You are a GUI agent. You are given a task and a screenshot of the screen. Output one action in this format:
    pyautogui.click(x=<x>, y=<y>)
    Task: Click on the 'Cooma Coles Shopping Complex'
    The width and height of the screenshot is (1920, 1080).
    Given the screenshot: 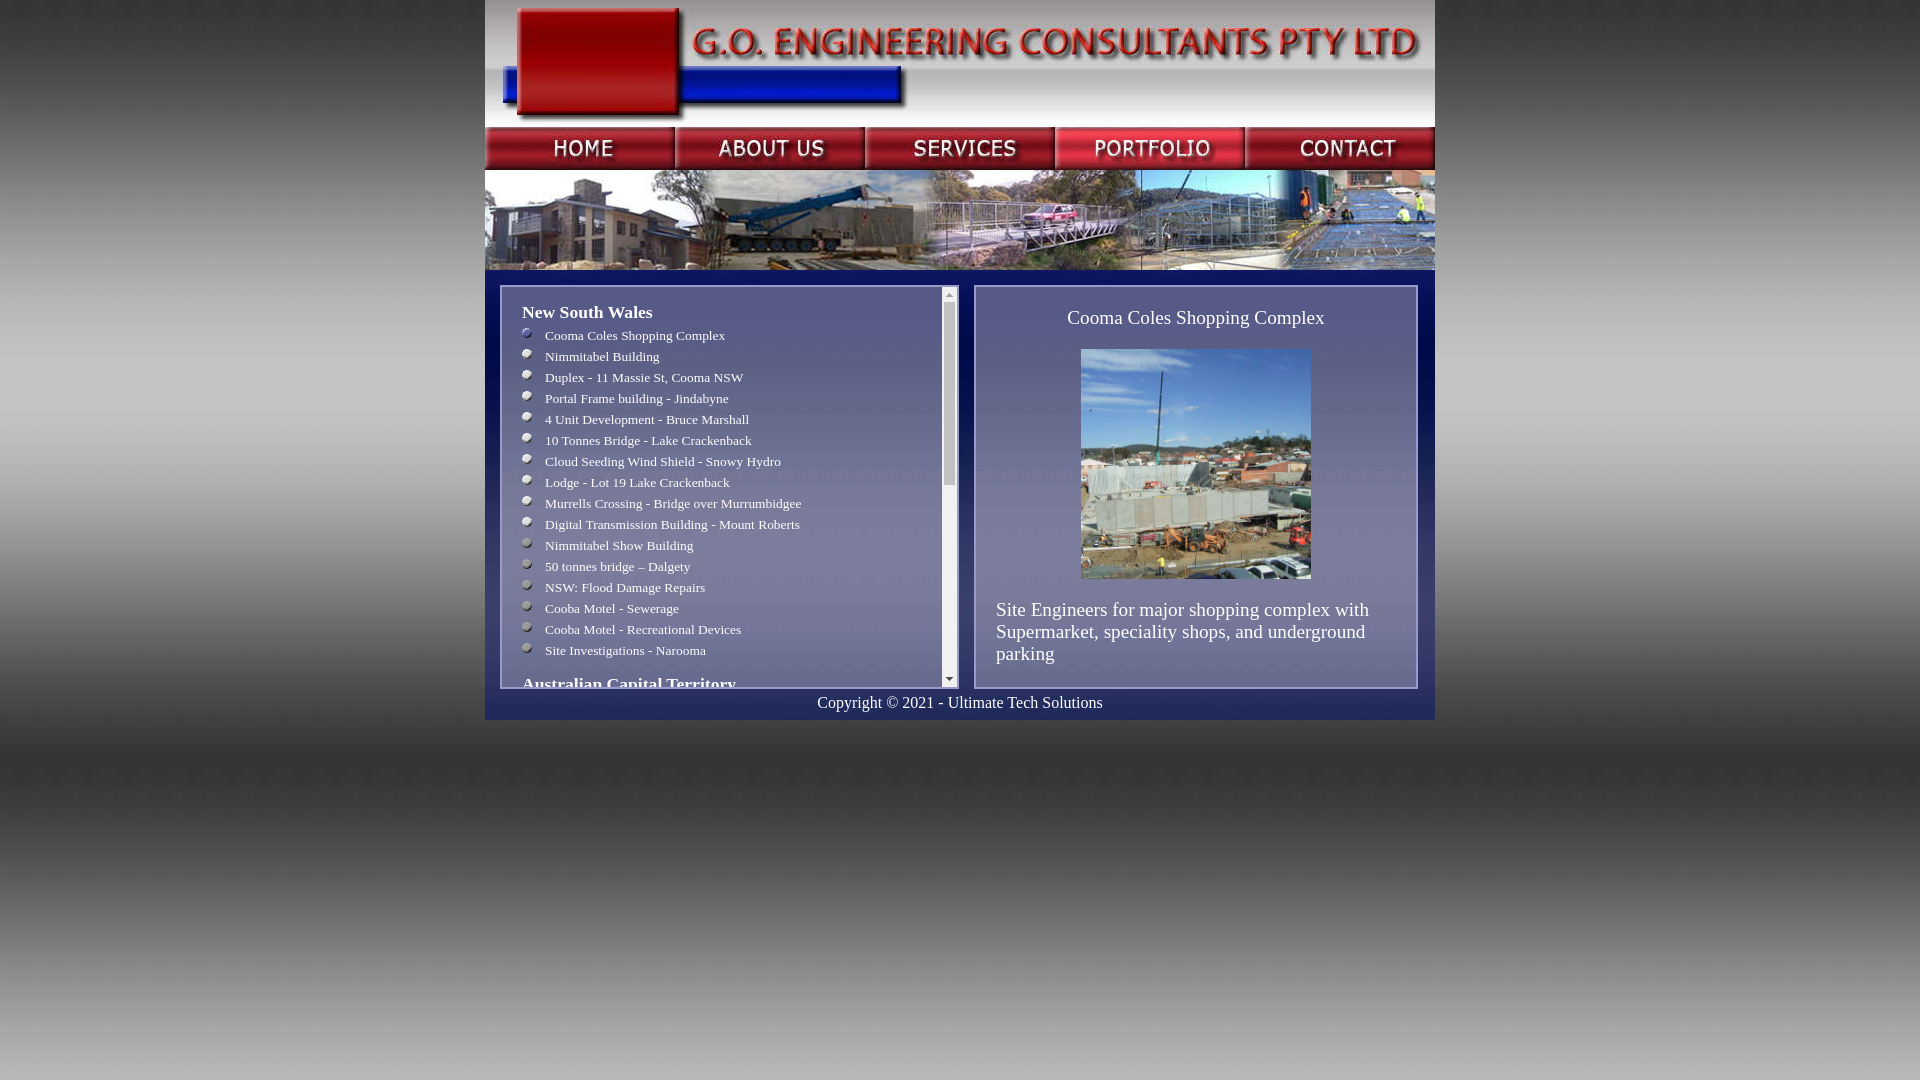 What is the action you would take?
    pyautogui.click(x=522, y=334)
    